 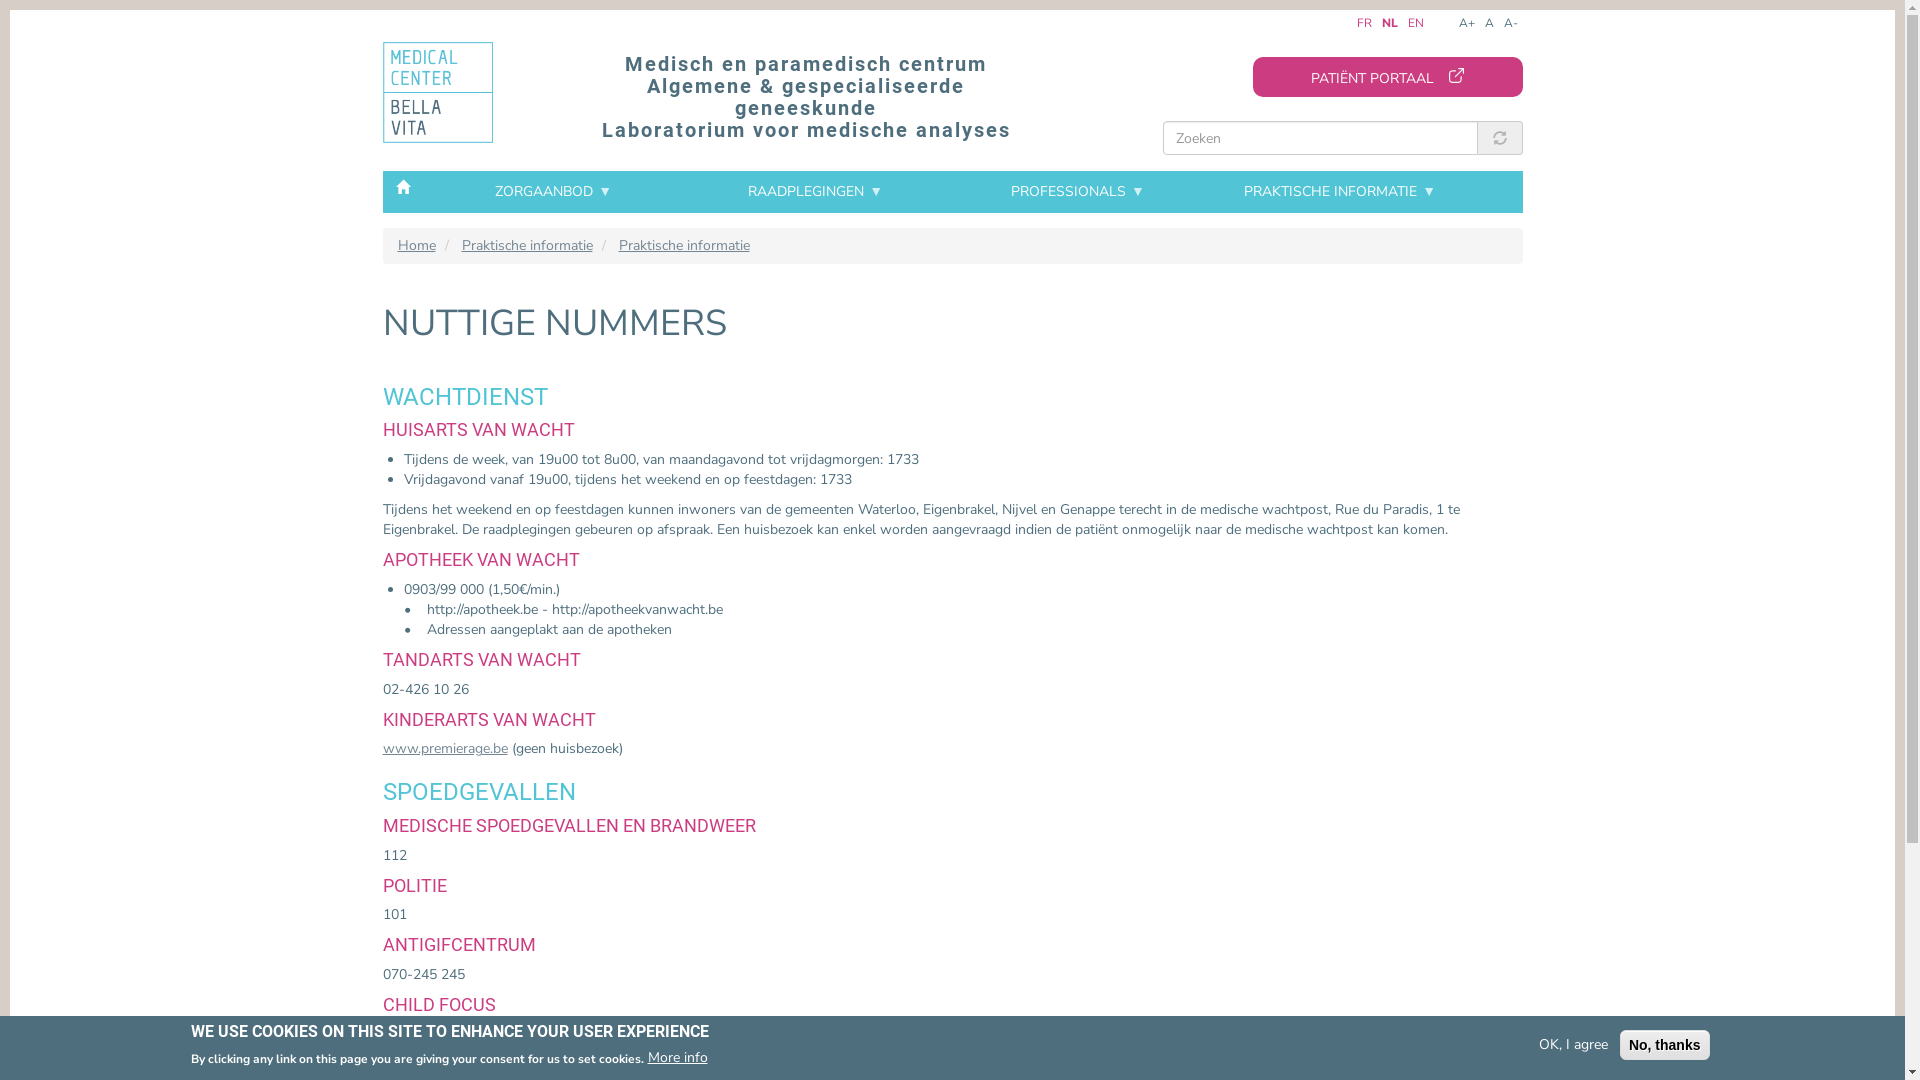 What do you see at coordinates (552, 192) in the screenshot?
I see `'ZORGAANBOD'` at bounding box center [552, 192].